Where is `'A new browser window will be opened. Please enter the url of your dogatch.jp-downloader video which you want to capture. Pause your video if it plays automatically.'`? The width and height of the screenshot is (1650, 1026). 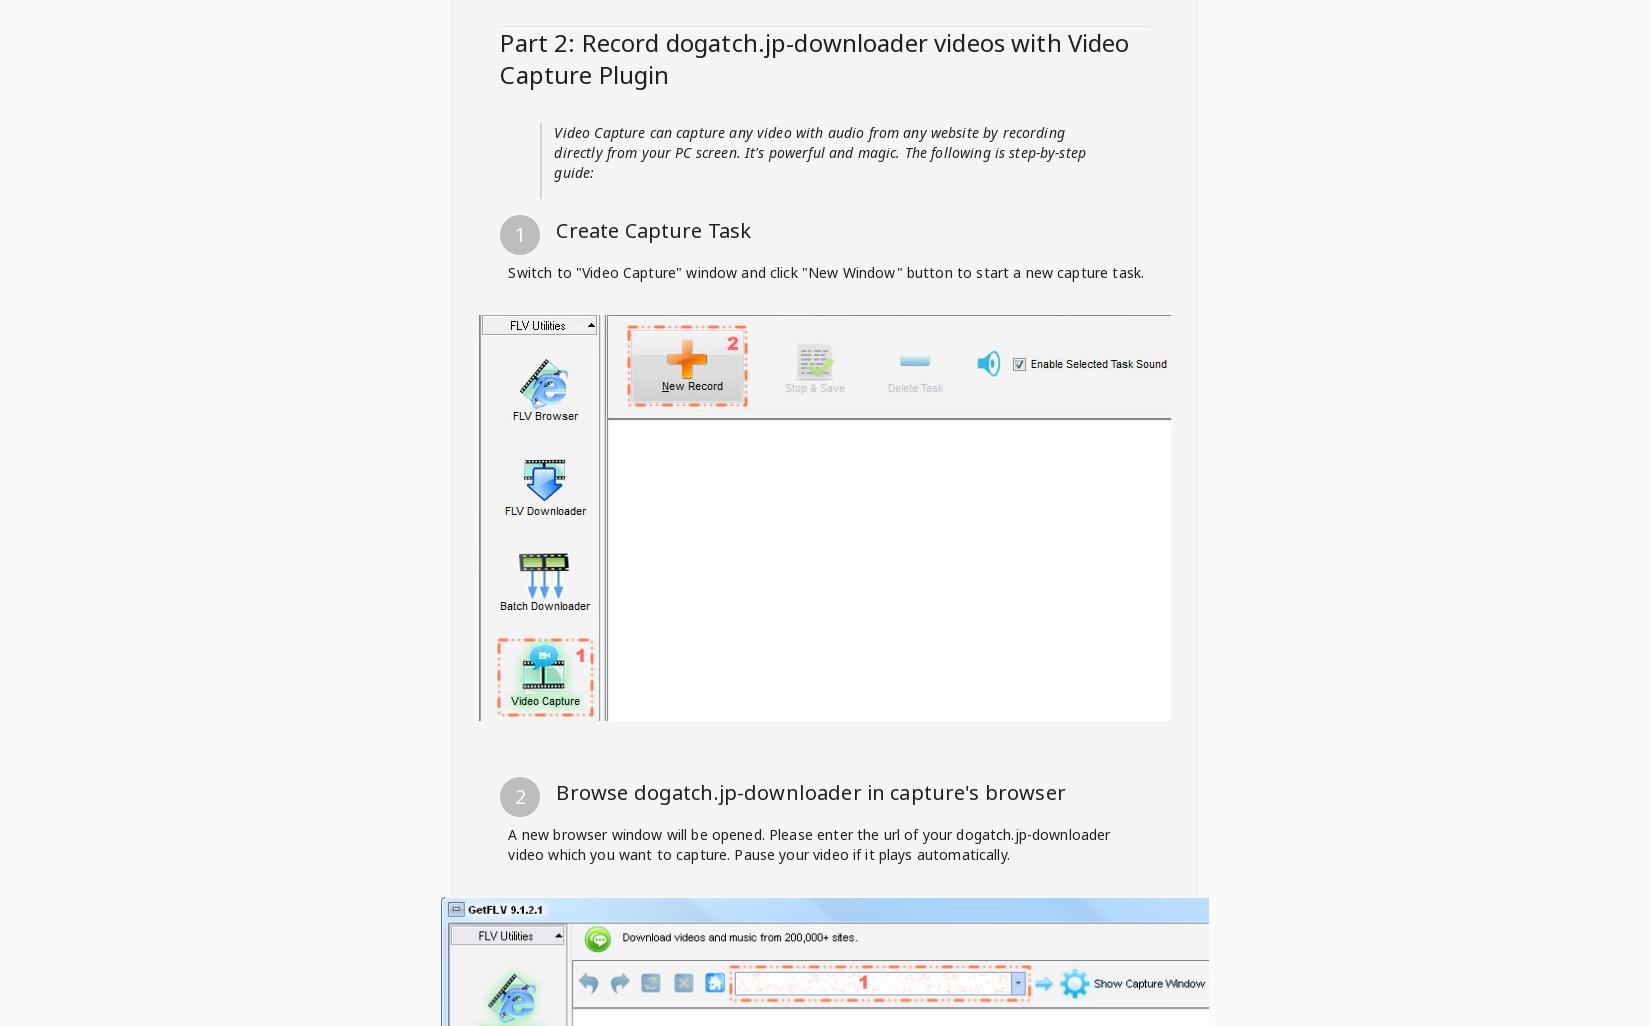 'A new browser window will be opened. Please enter the url of your dogatch.jp-downloader video which you want to capture. Pause your video if it plays automatically.' is located at coordinates (507, 843).